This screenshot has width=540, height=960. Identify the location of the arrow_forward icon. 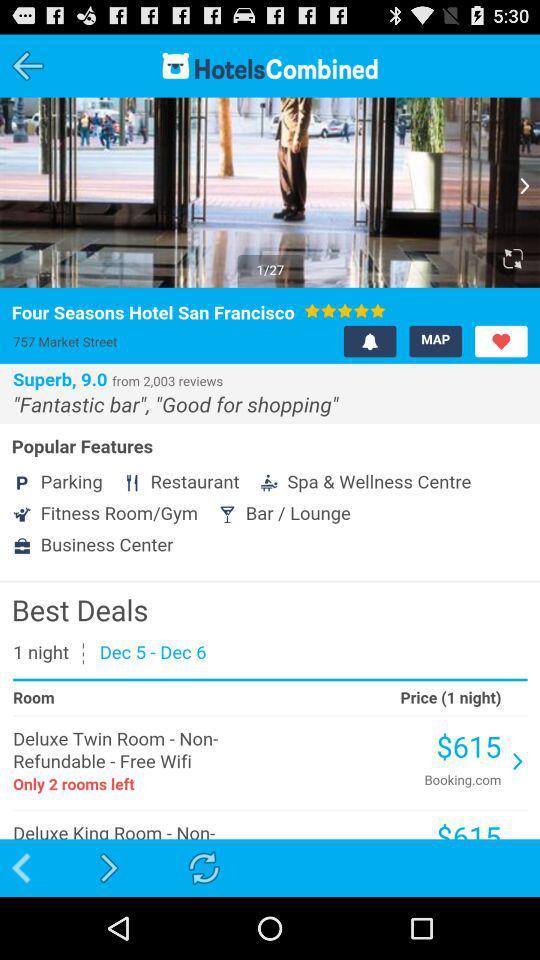
(115, 929).